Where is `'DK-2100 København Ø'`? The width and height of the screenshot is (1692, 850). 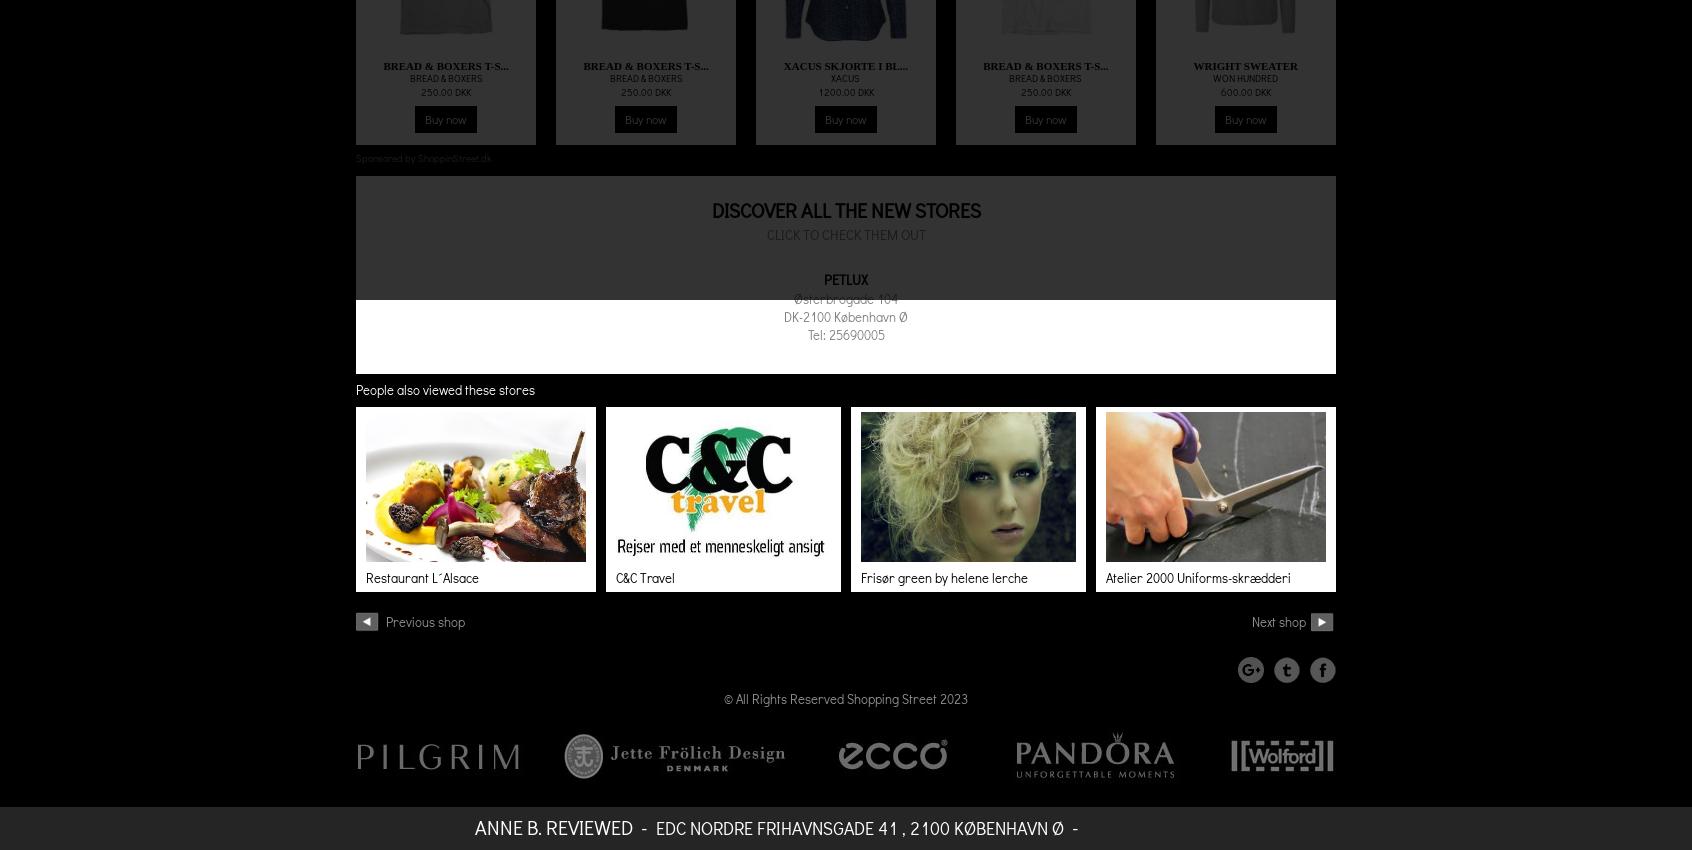
'DK-2100 København Ø' is located at coordinates (846, 316).